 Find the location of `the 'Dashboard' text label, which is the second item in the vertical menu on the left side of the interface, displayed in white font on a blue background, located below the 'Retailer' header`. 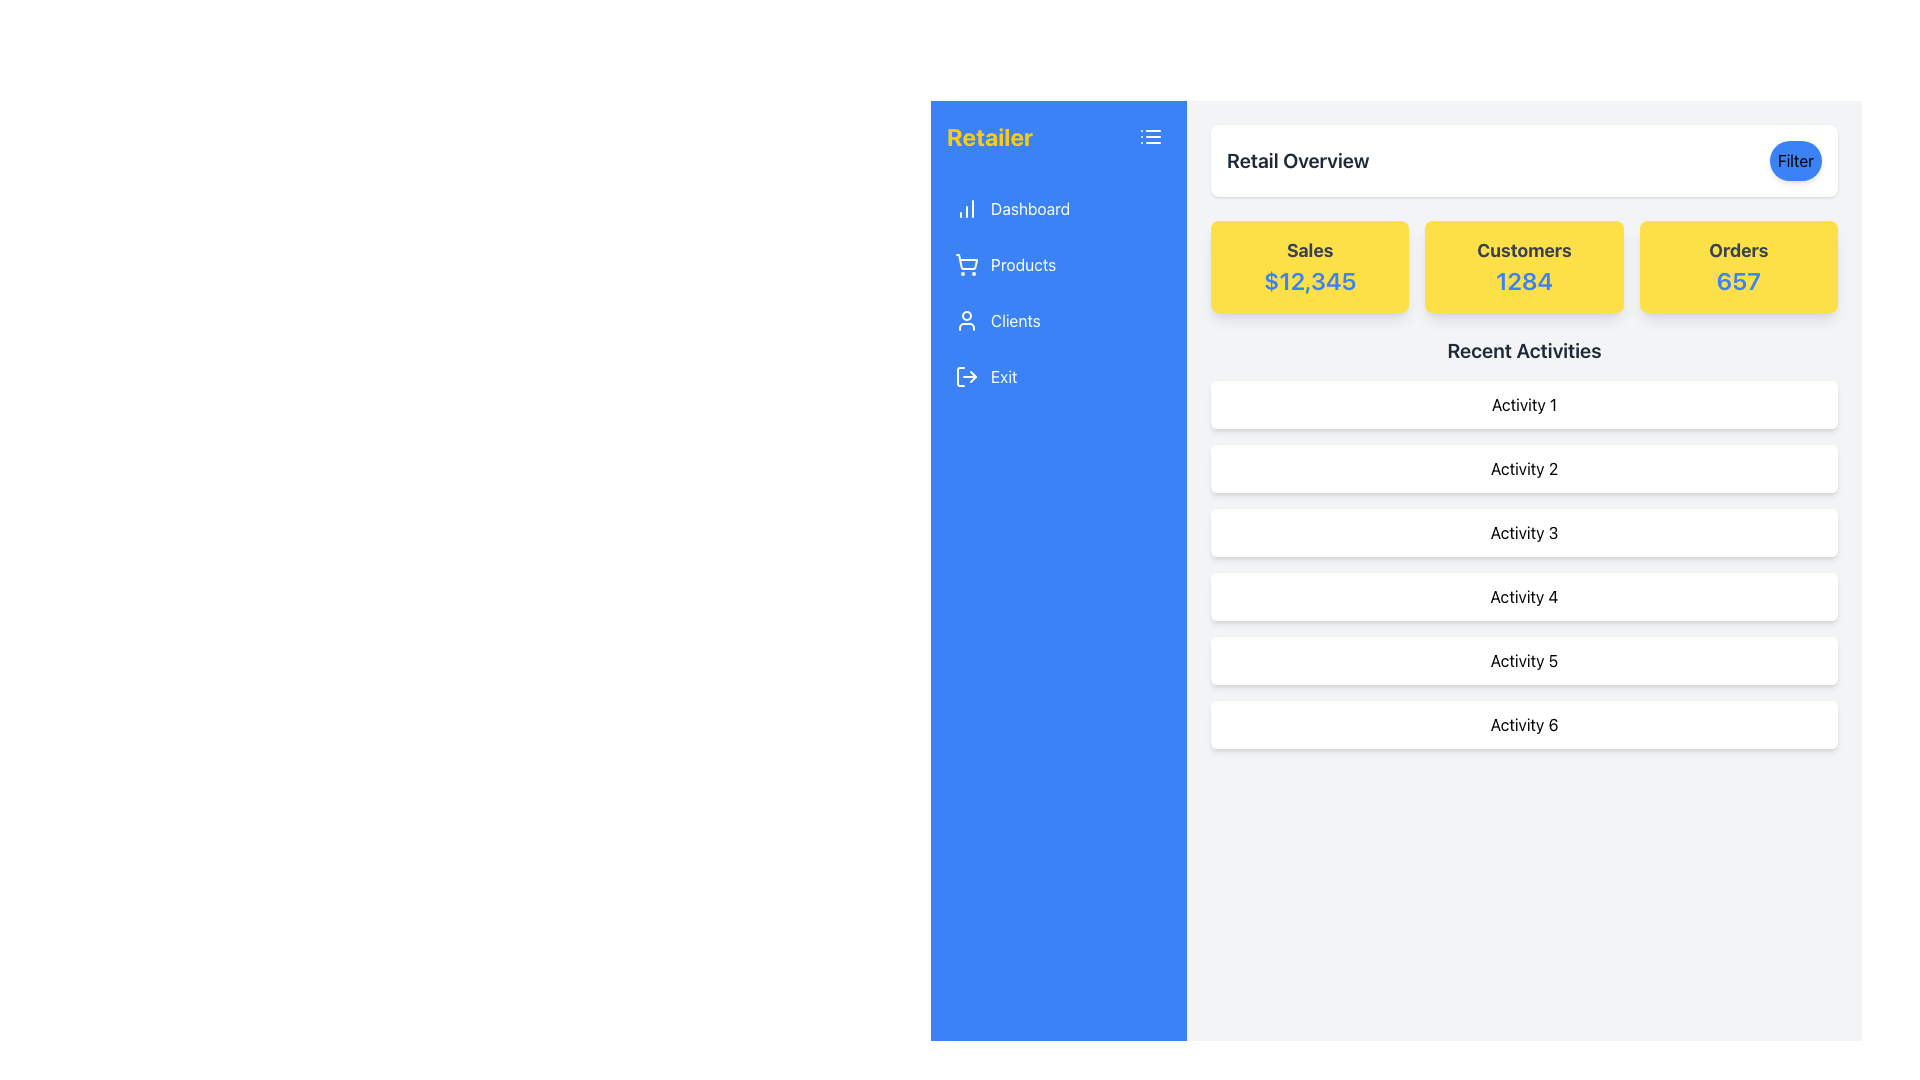

the 'Dashboard' text label, which is the second item in the vertical menu on the left side of the interface, displayed in white font on a blue background, located below the 'Retailer' header is located at coordinates (1030, 208).